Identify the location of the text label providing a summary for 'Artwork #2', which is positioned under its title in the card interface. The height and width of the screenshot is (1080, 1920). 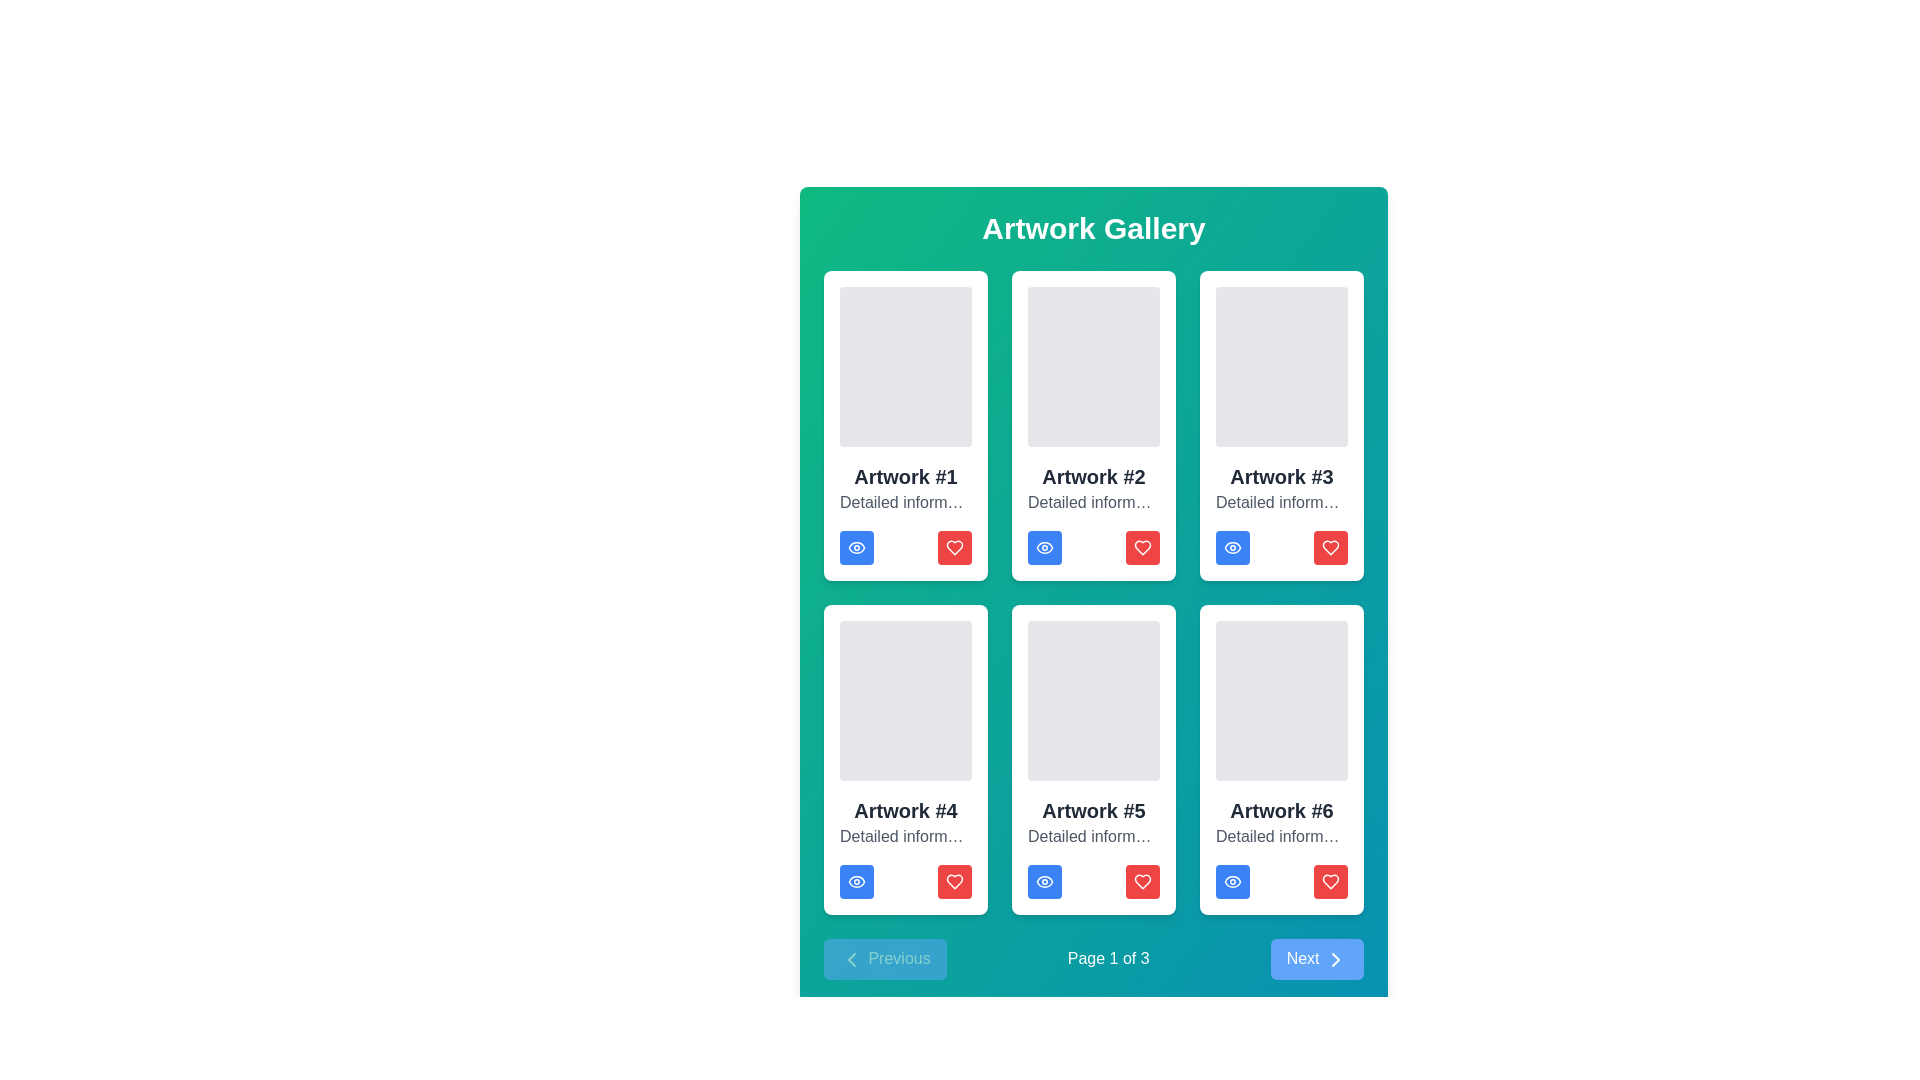
(1093, 501).